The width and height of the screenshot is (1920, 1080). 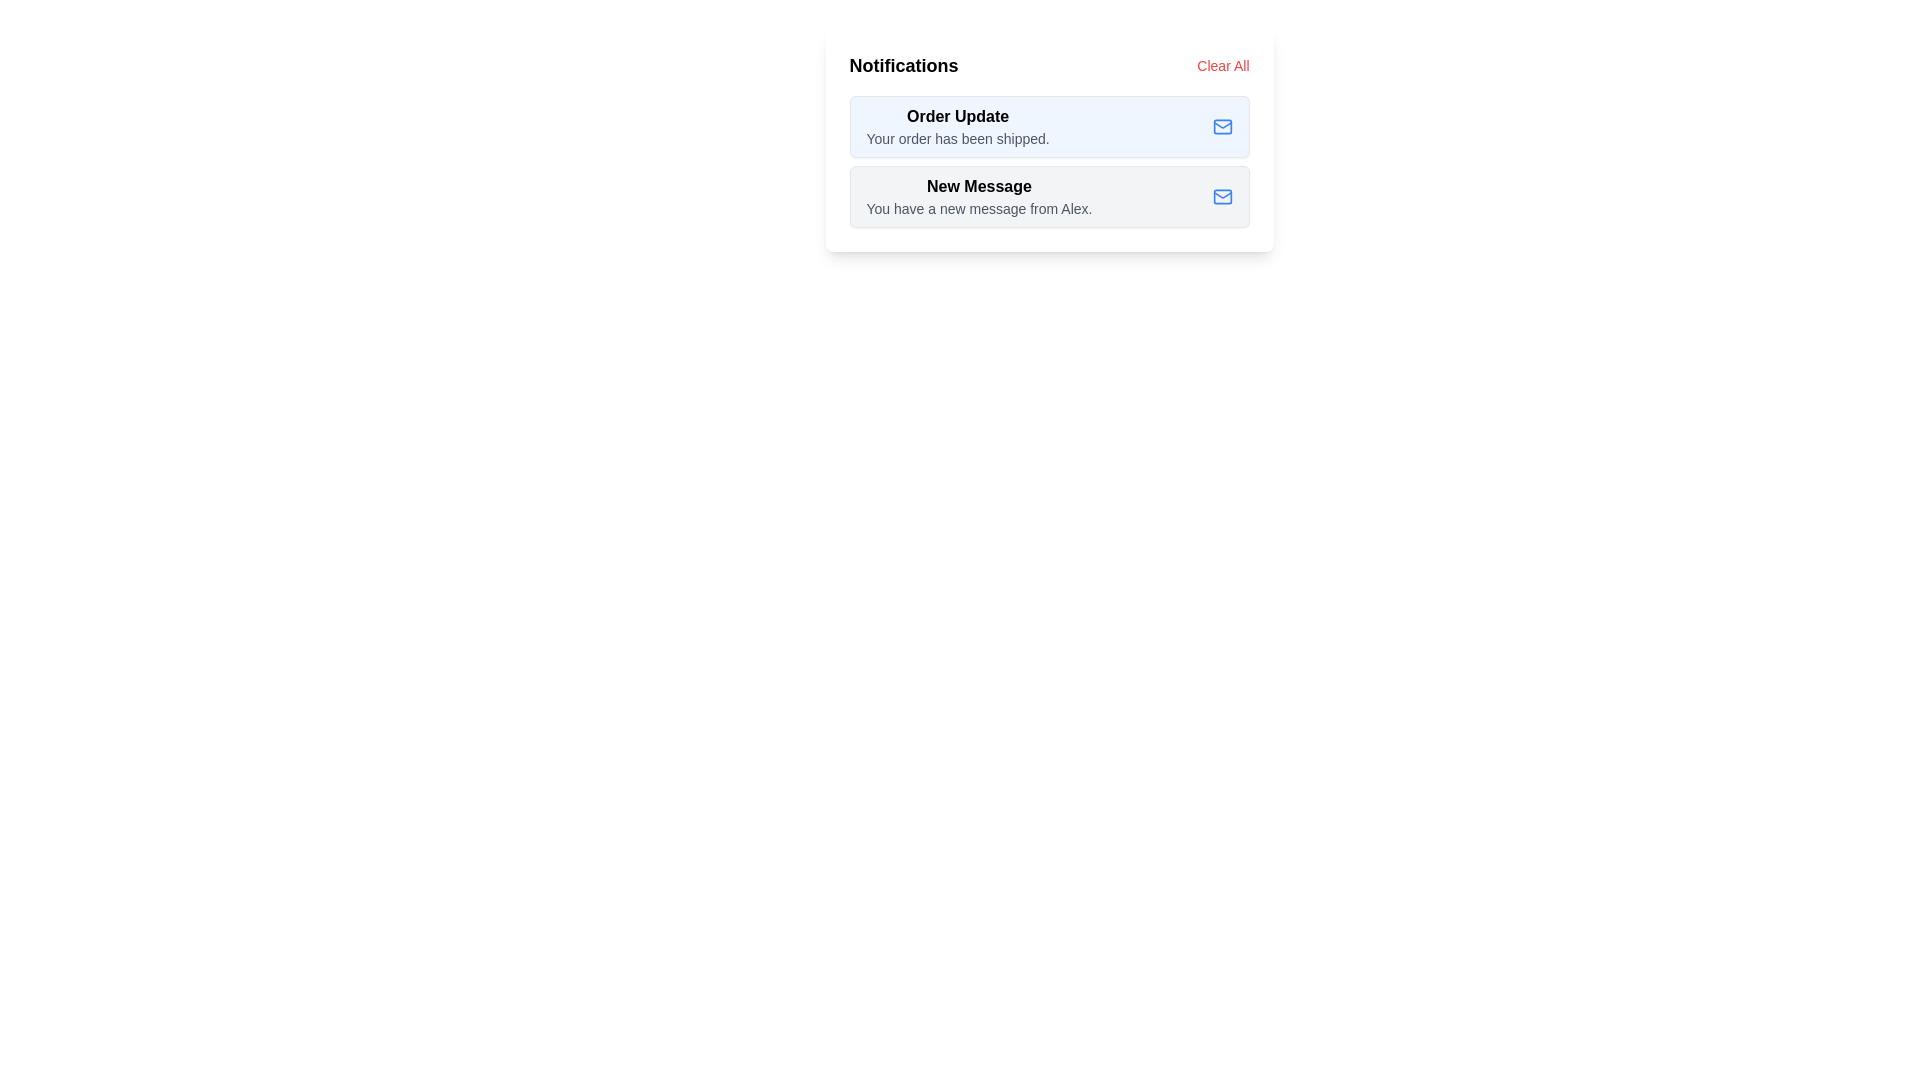 I want to click on notification text label displaying the shipment status of the user's order, located below the 'Order Update' label in the top-center of the page, so click(x=957, y=137).